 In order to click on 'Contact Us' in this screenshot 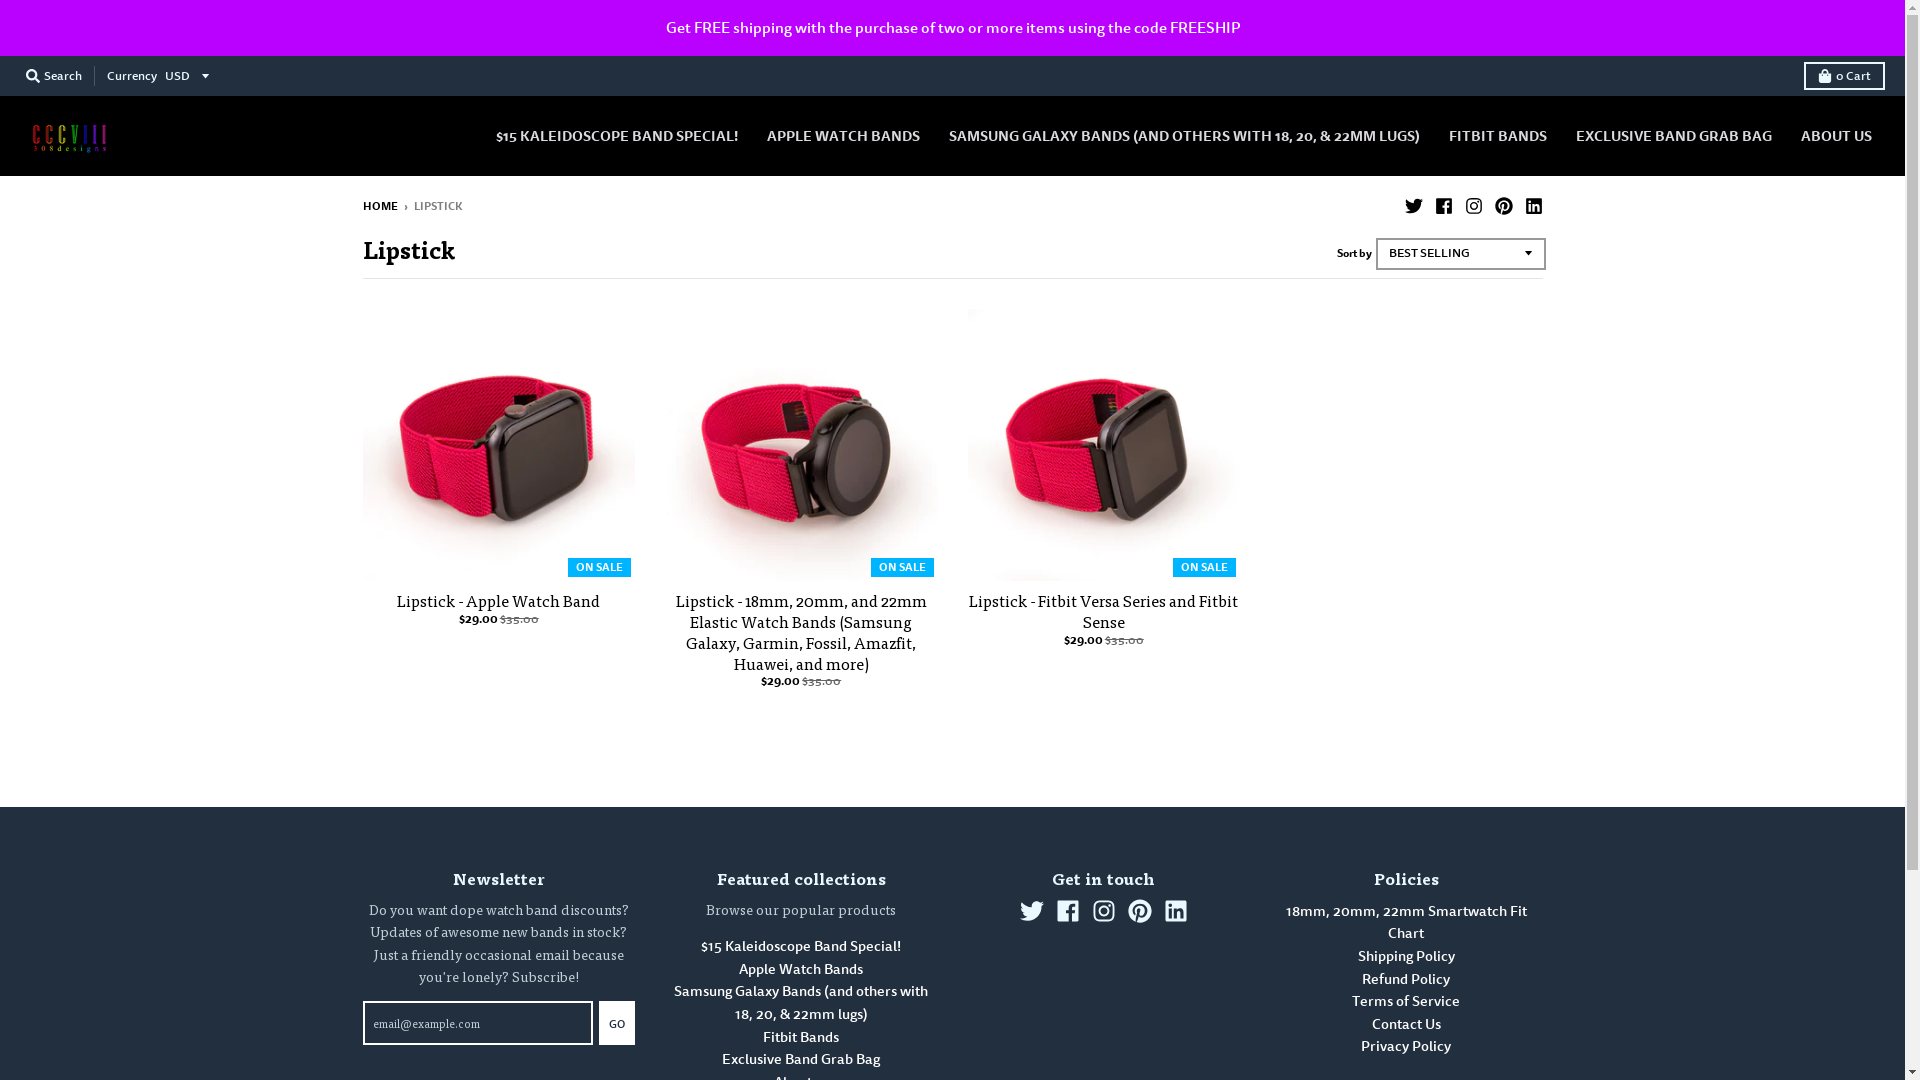, I will do `click(1405, 1024)`.